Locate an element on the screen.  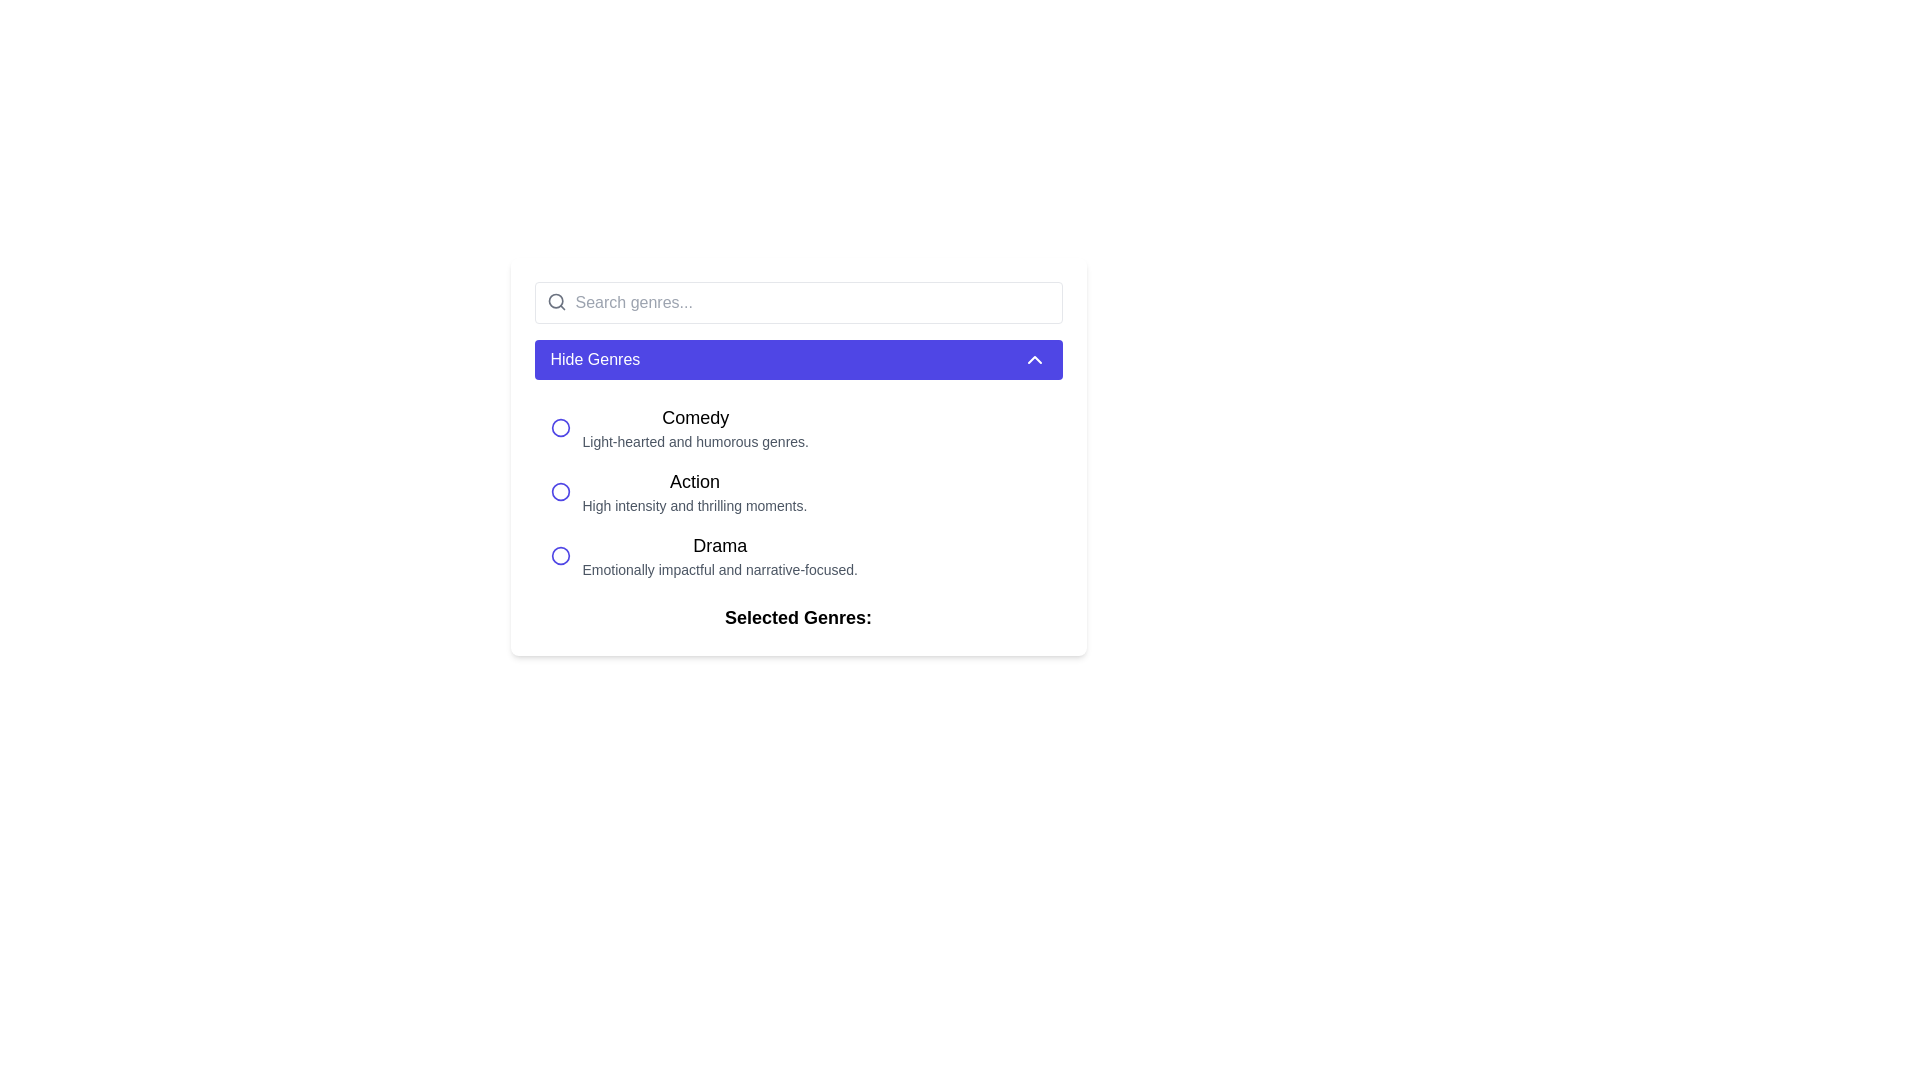
the deselected state selection indicator circle (SVG graphic) located to the left of the text 'Action' is located at coordinates (560, 427).